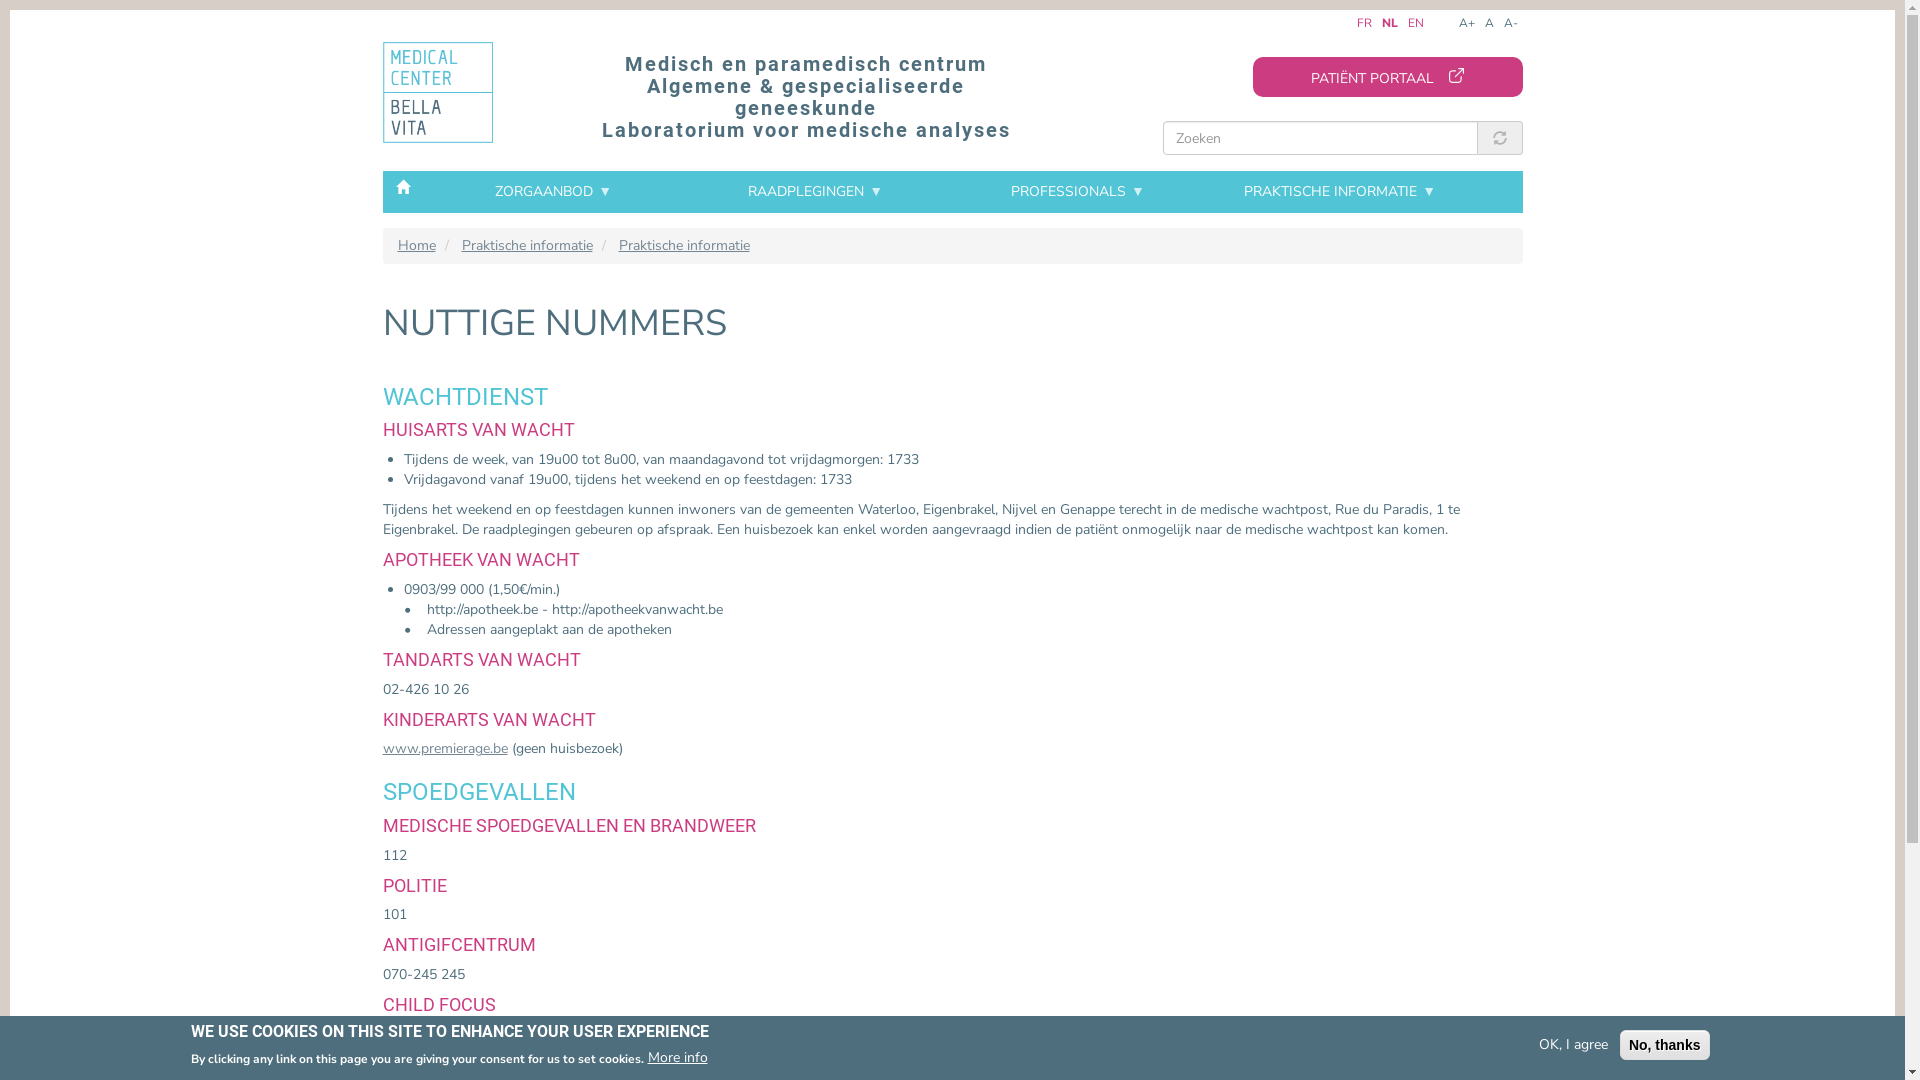  Describe the element at coordinates (510, 346) in the screenshot. I see `'HUISARTSEN'` at that location.